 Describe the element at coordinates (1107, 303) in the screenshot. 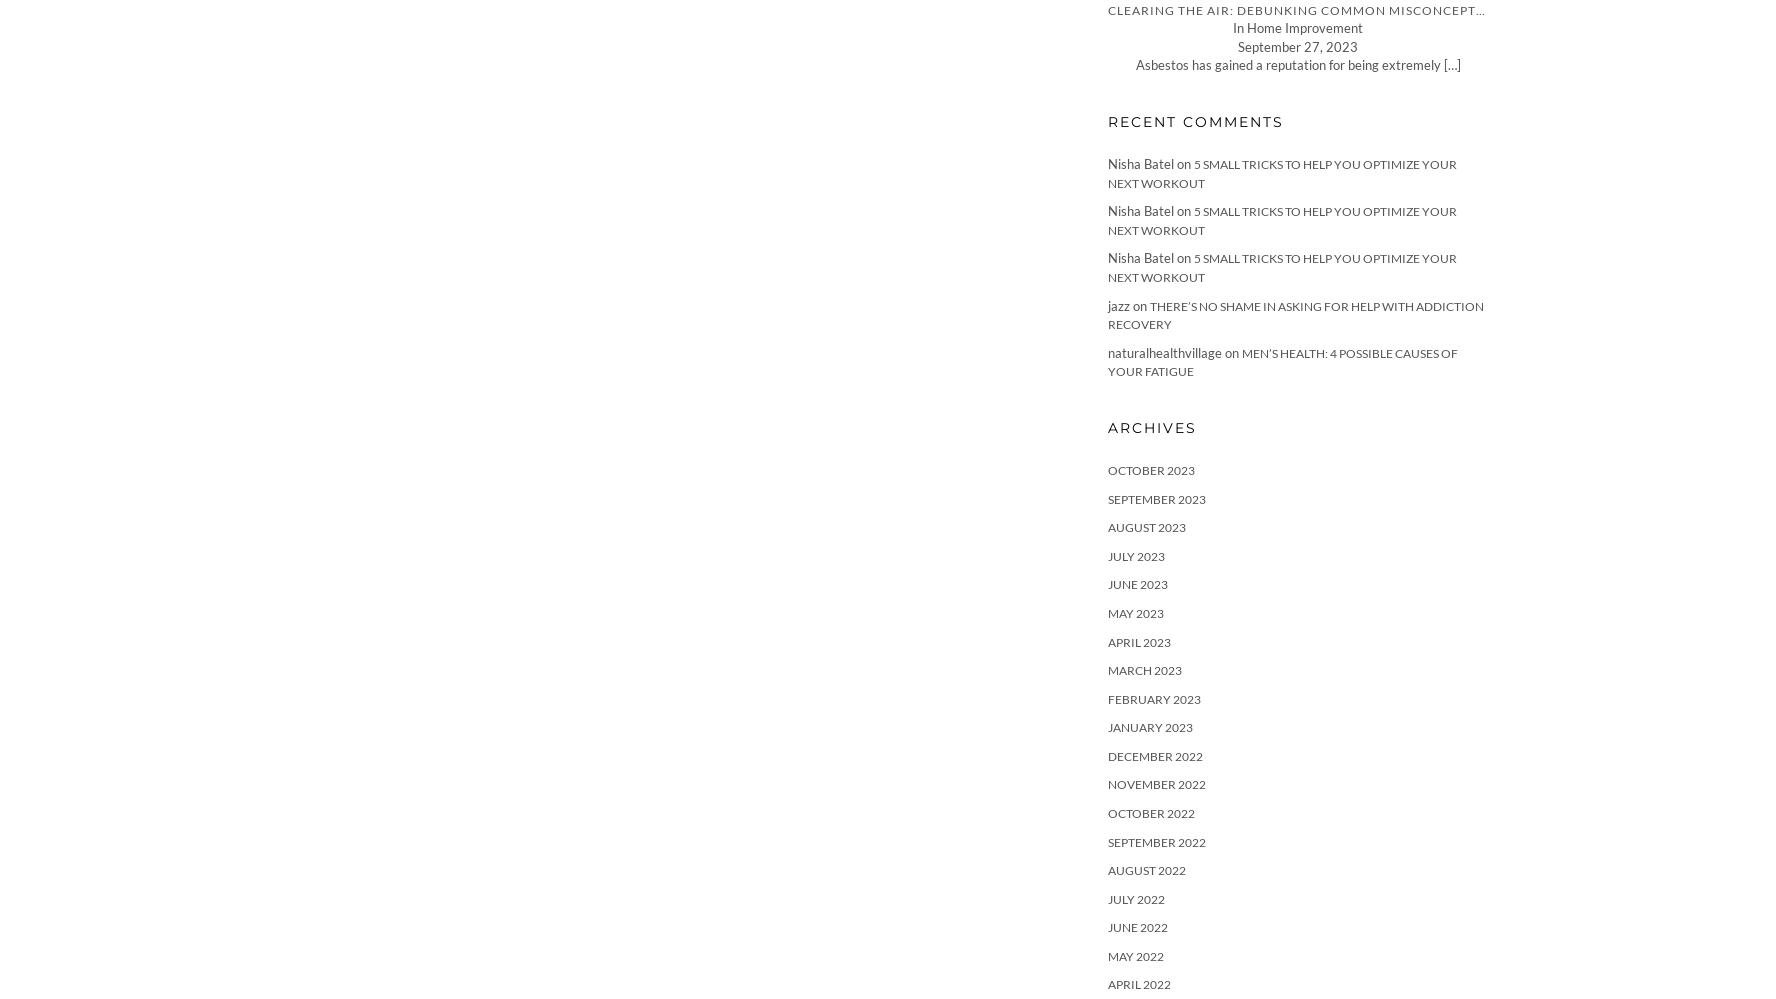

I see `'jazz'` at that location.